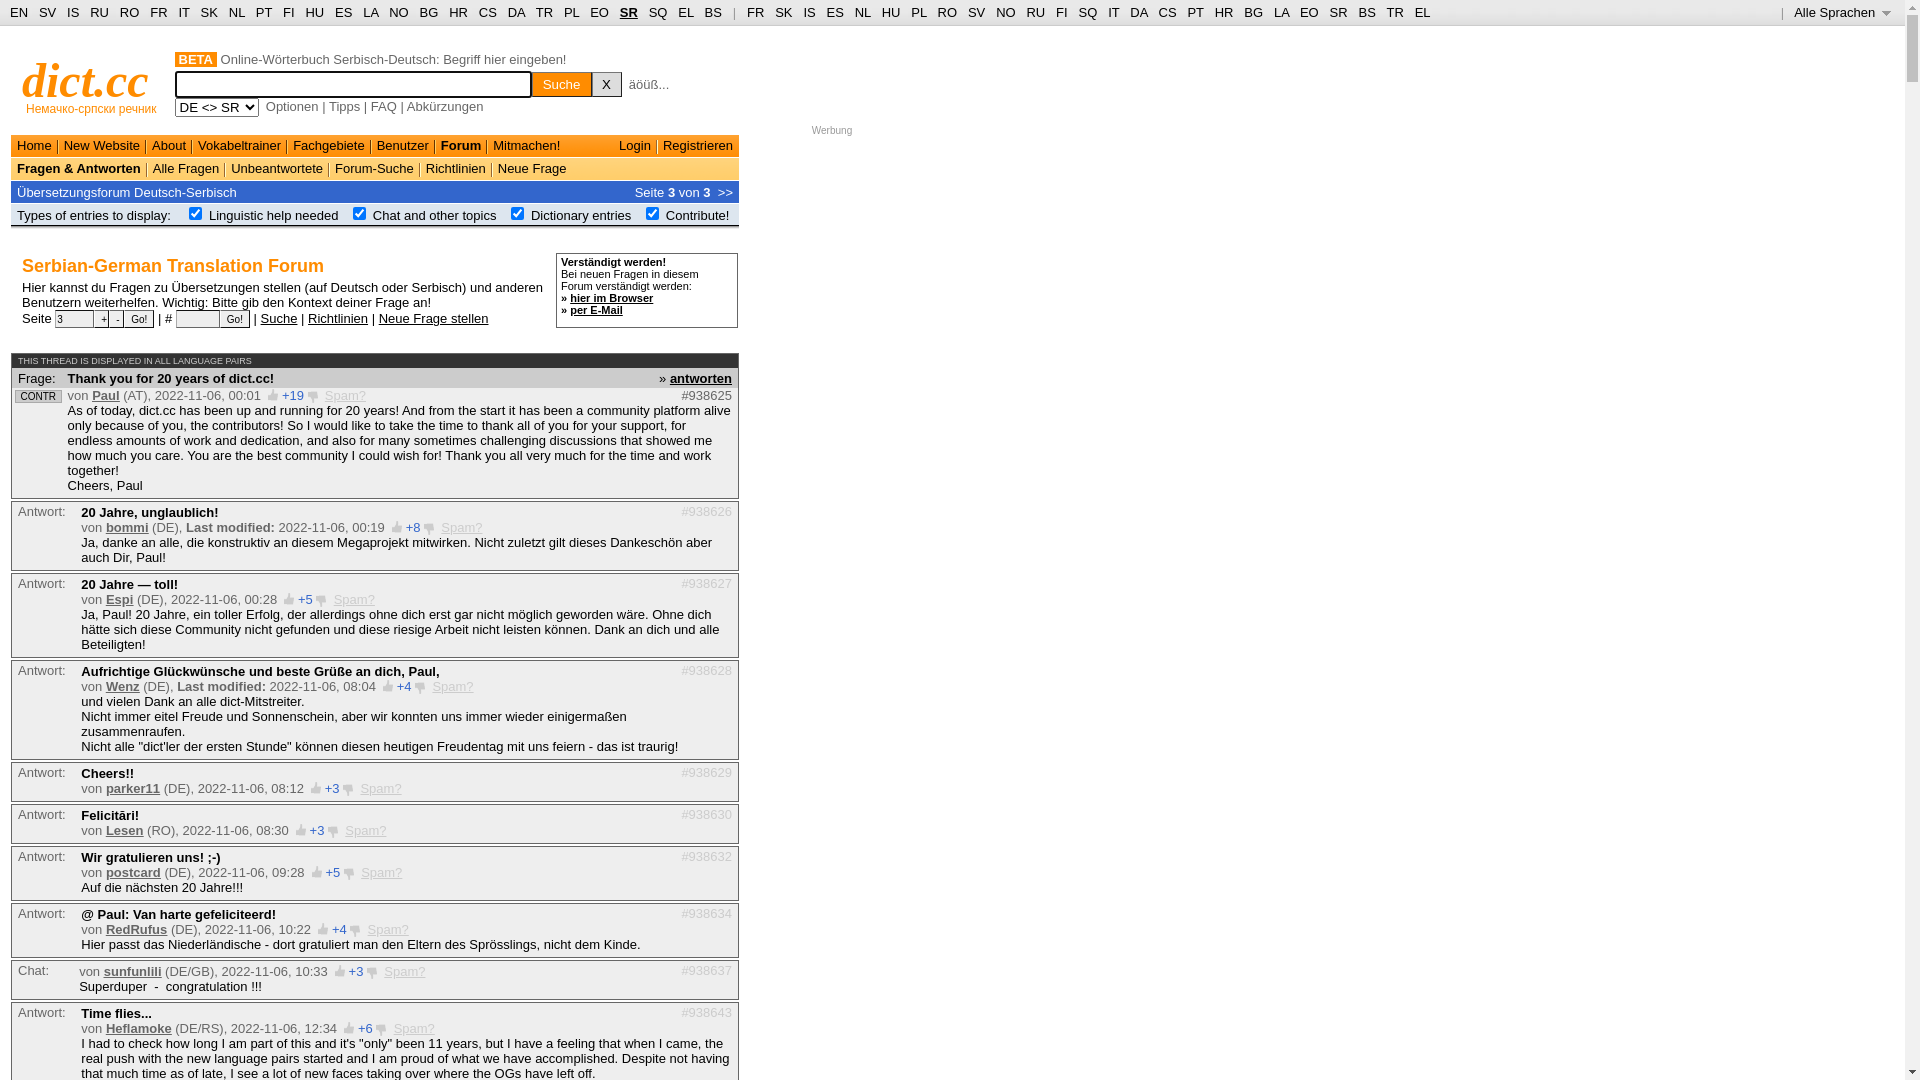  Describe the element at coordinates (579, 215) in the screenshot. I see `'Dictionary entries'` at that location.